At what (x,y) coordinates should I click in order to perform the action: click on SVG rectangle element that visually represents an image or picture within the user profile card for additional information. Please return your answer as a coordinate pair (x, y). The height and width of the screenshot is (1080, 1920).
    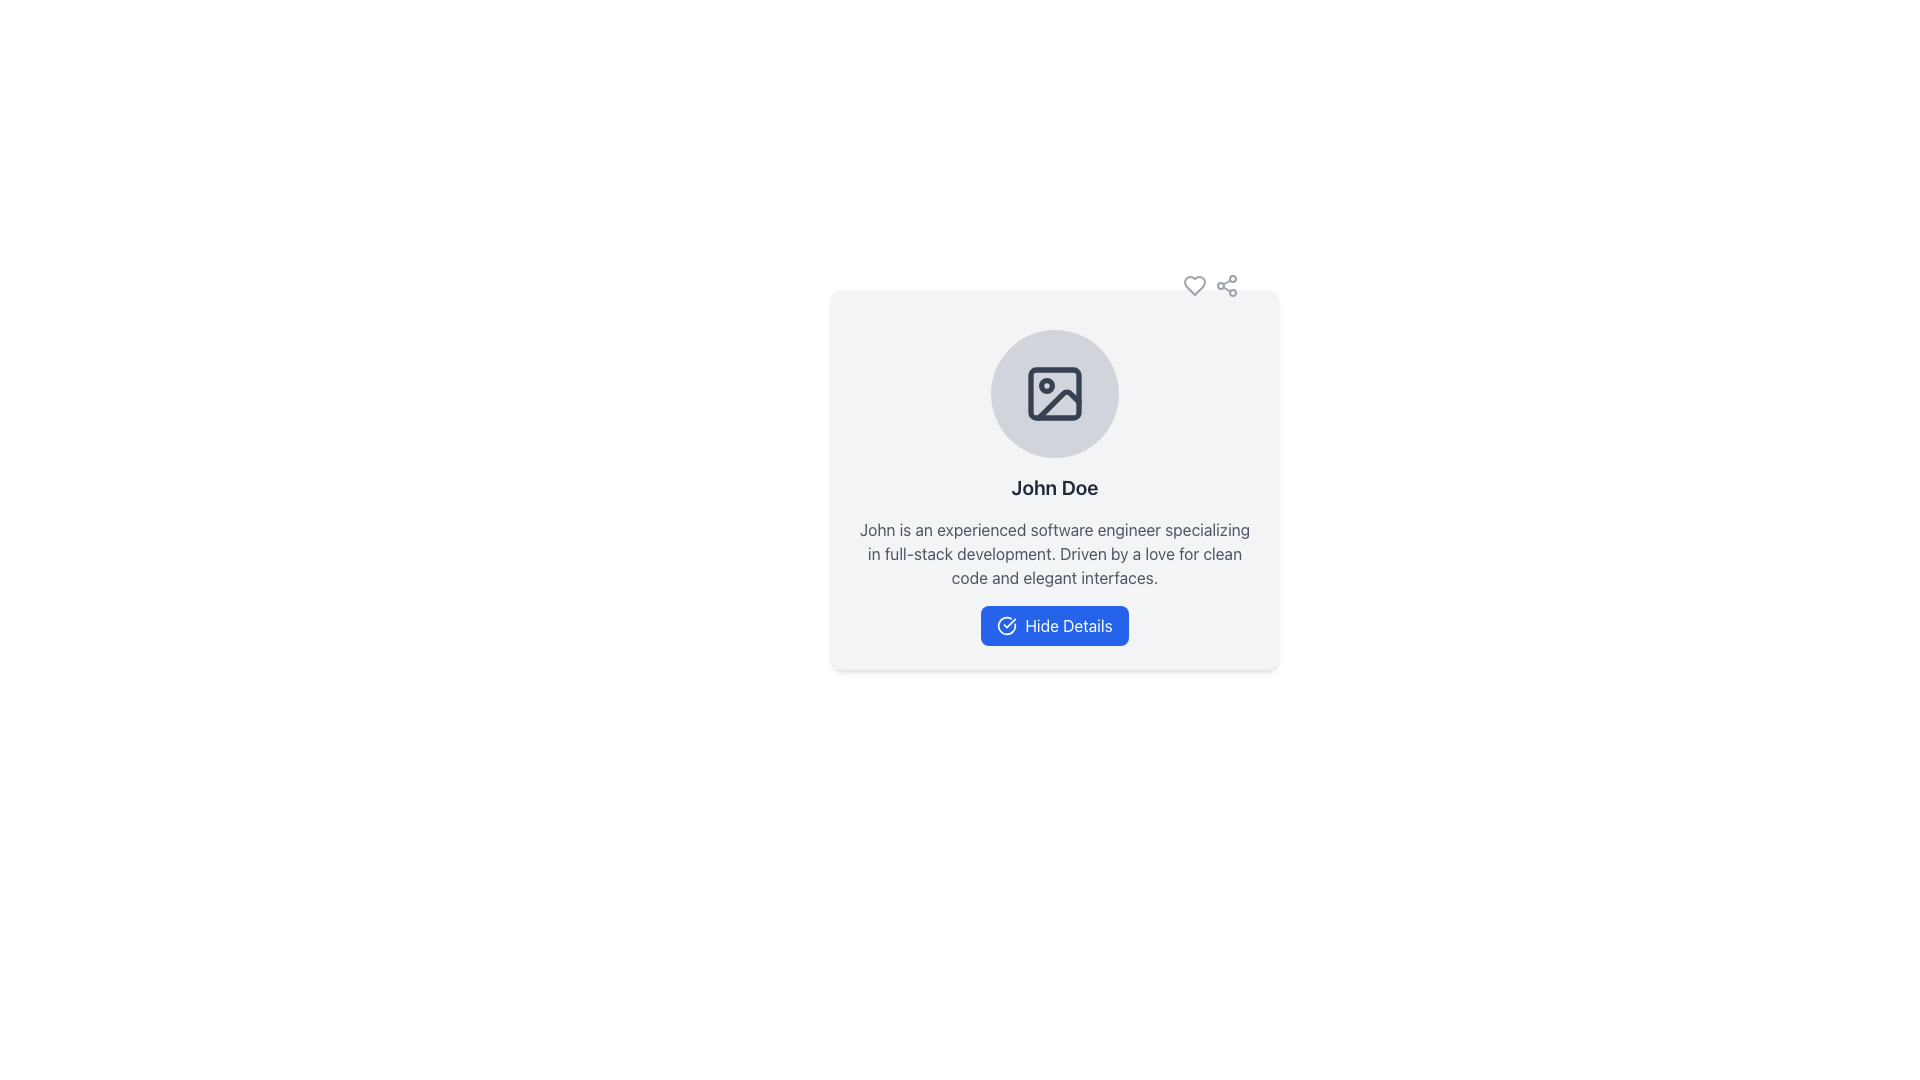
    Looking at the image, I should click on (1054, 393).